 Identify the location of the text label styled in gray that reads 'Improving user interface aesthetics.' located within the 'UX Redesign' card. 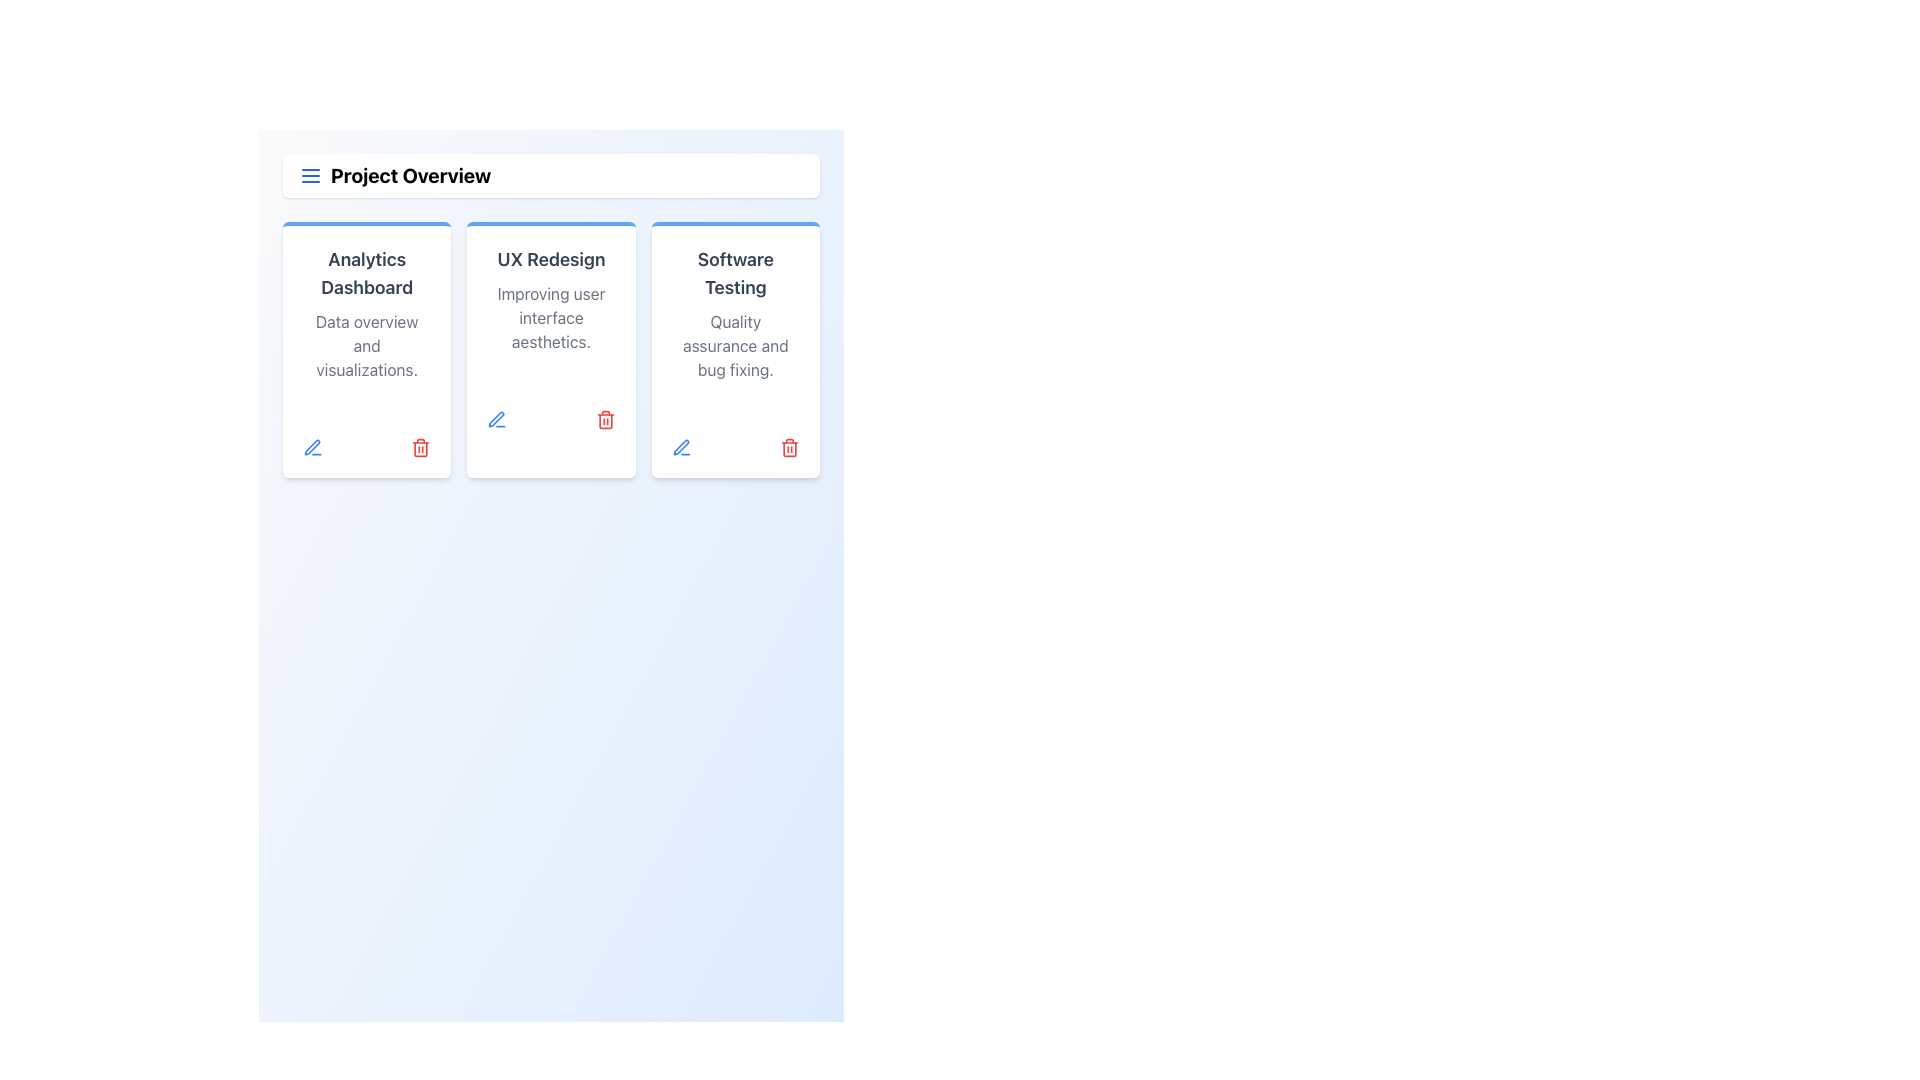
(551, 316).